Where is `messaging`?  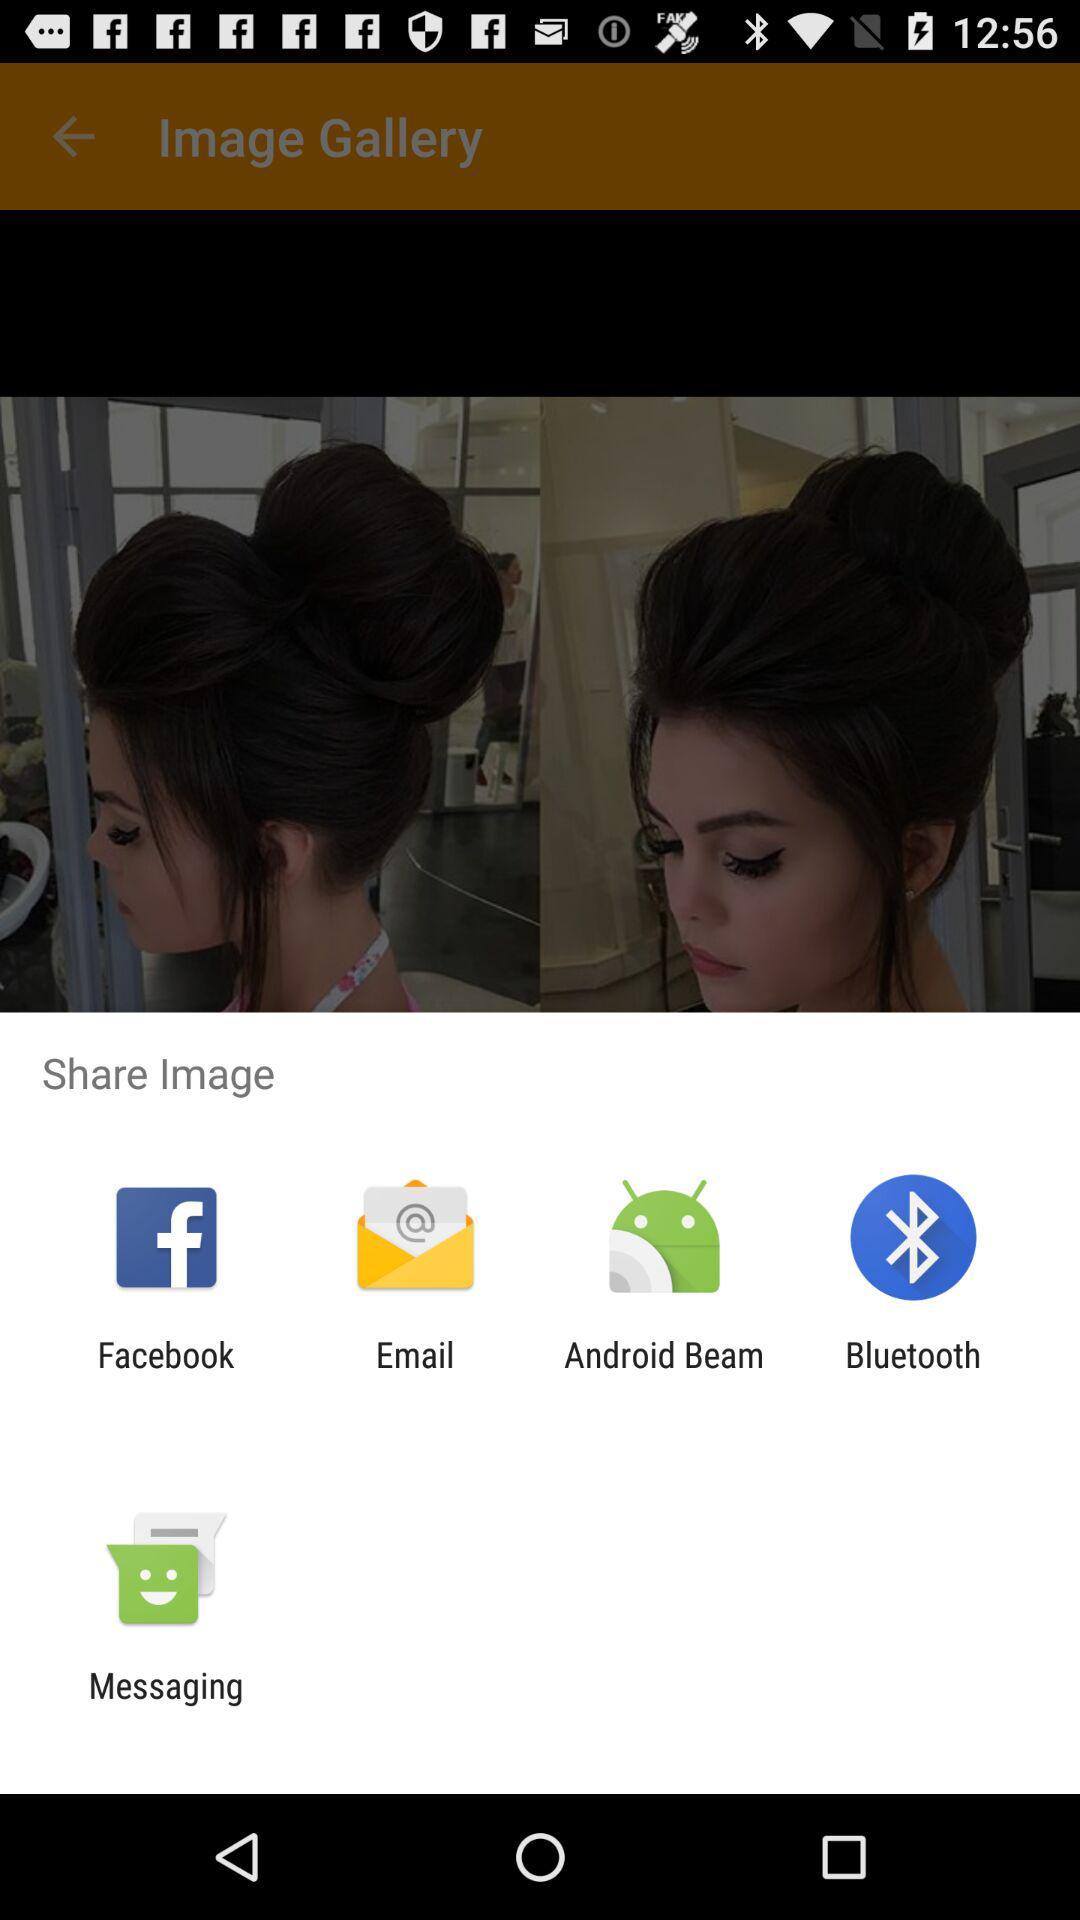 messaging is located at coordinates (165, 1705).